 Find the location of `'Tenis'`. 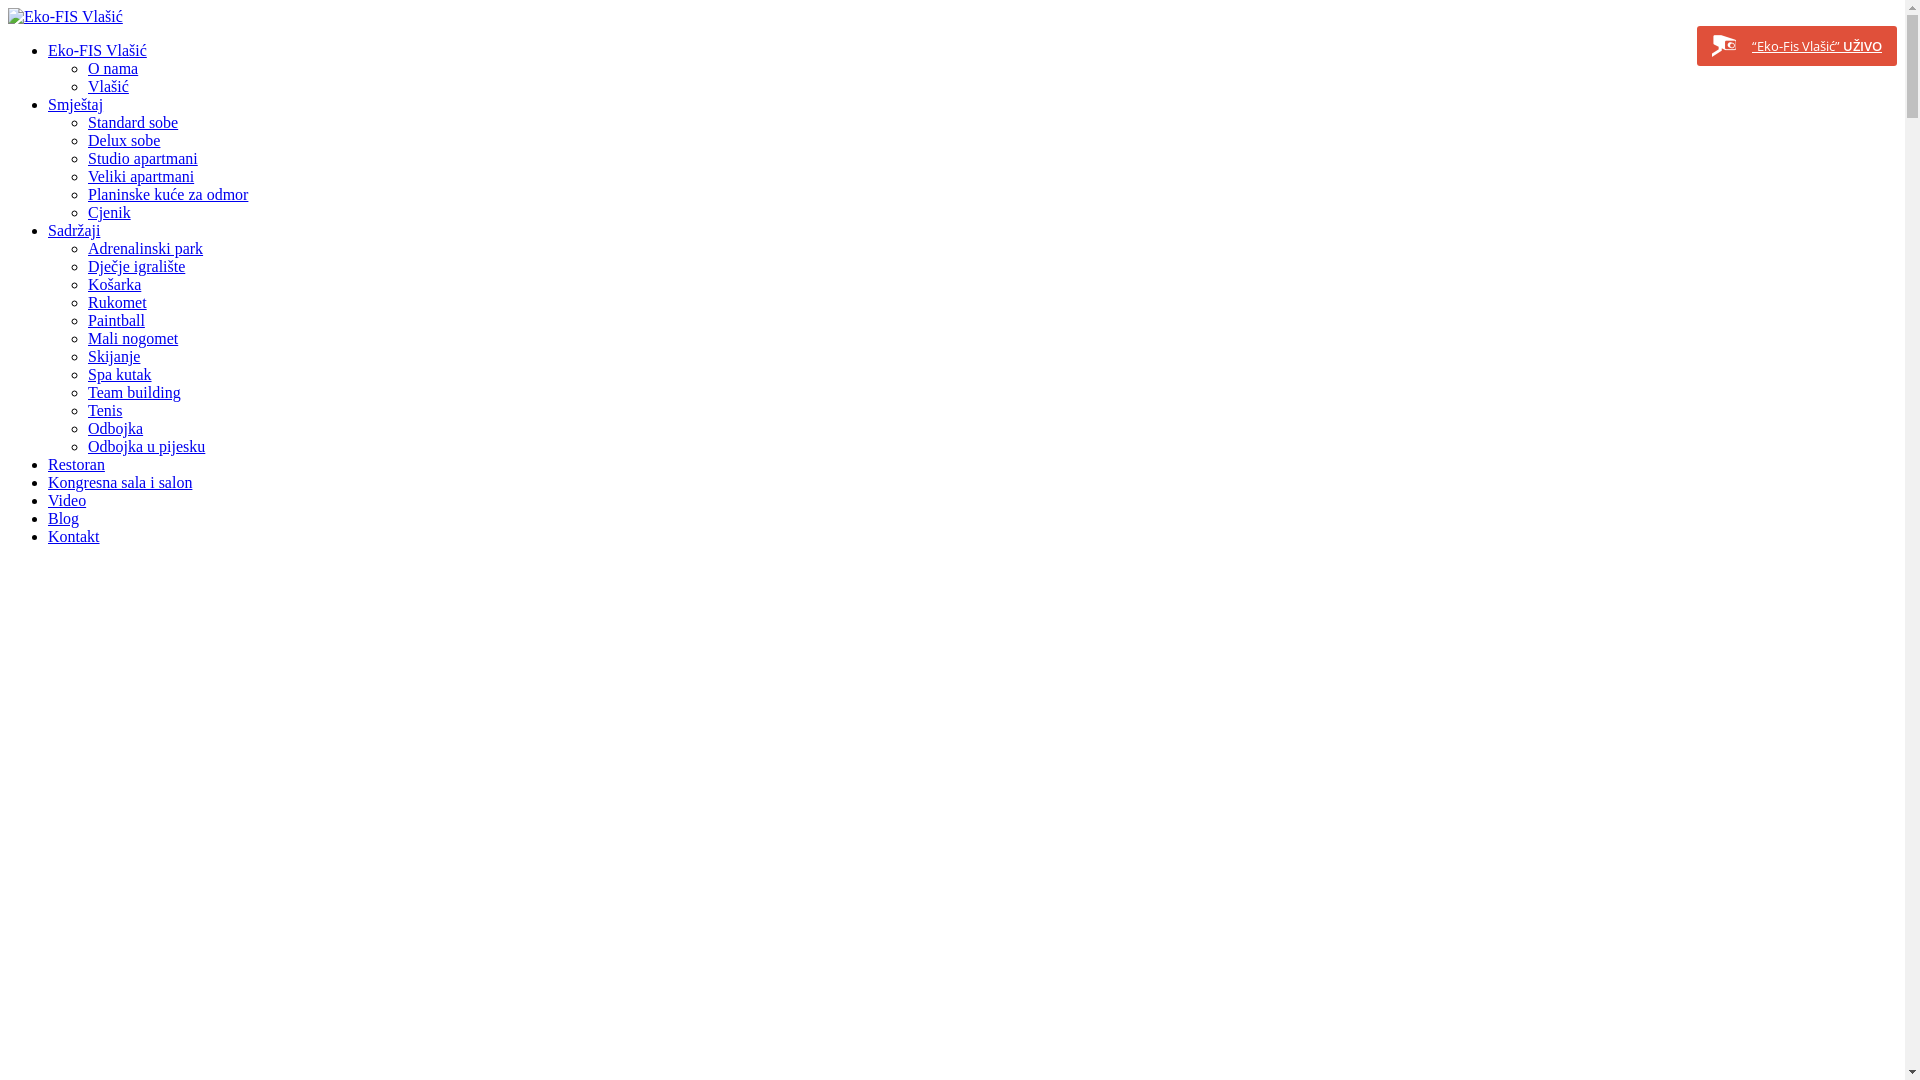

'Tenis' is located at coordinates (104, 409).